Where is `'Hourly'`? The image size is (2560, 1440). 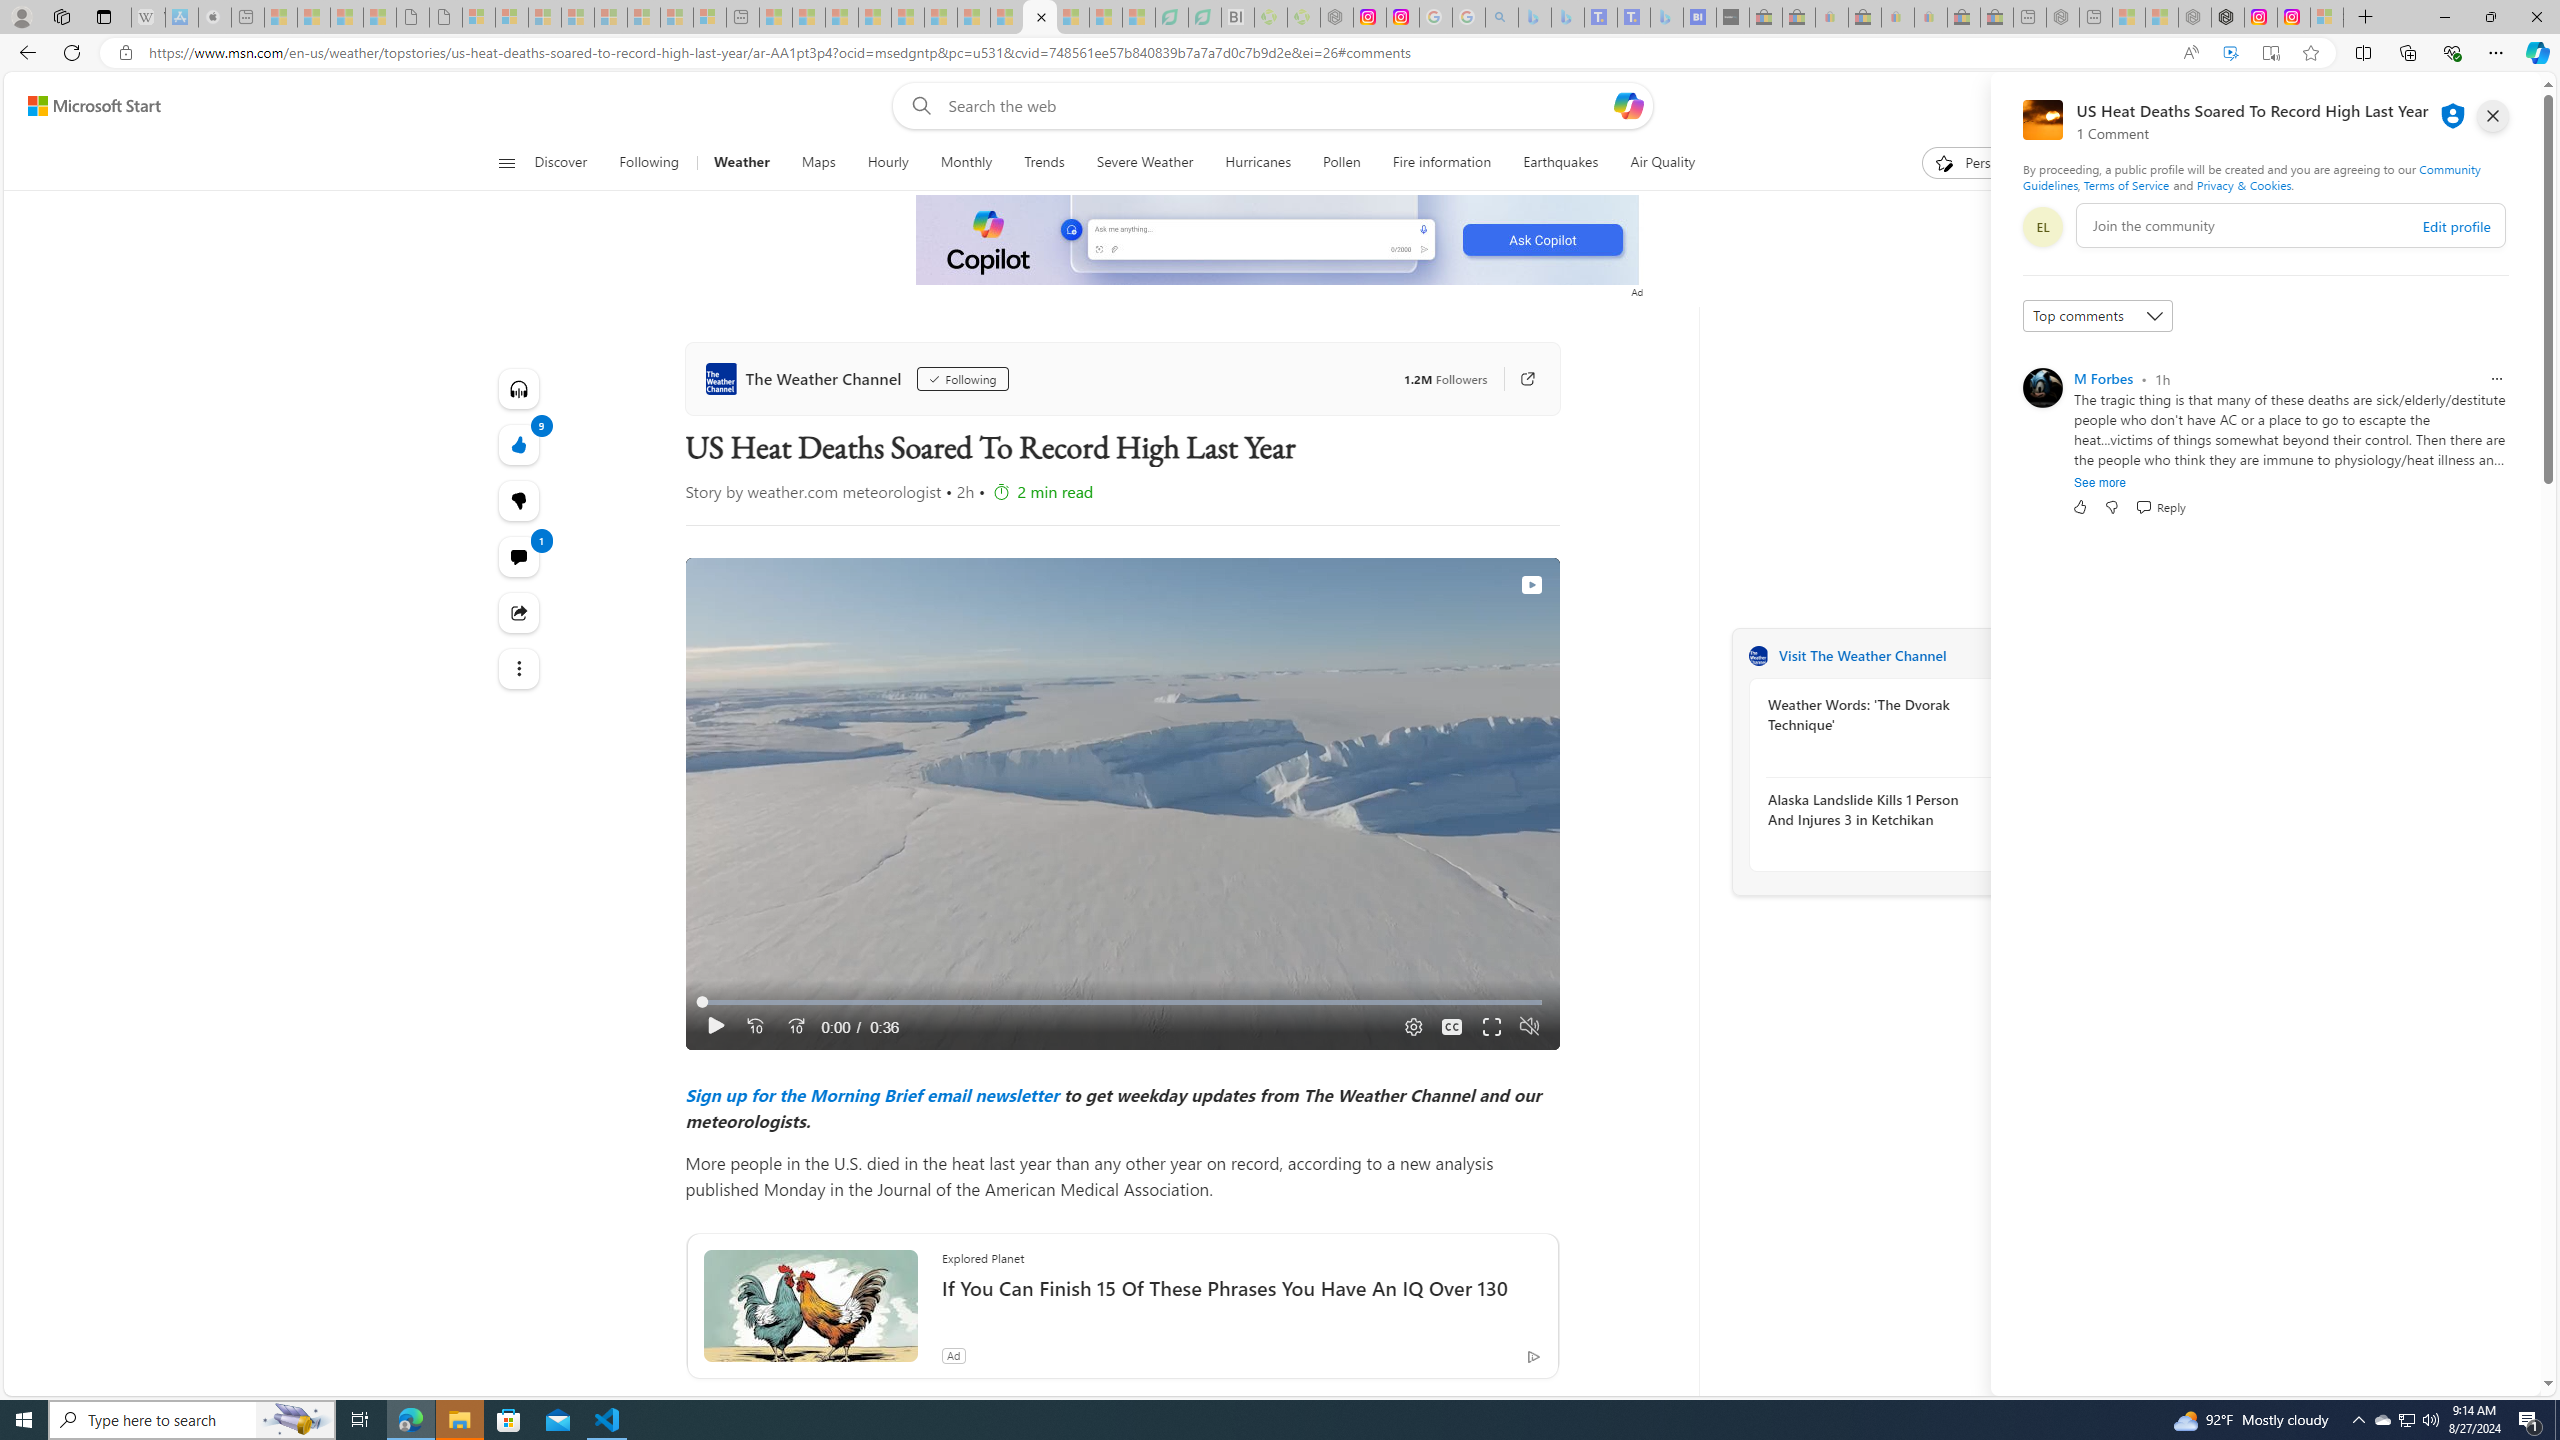 'Hourly' is located at coordinates (886, 162).